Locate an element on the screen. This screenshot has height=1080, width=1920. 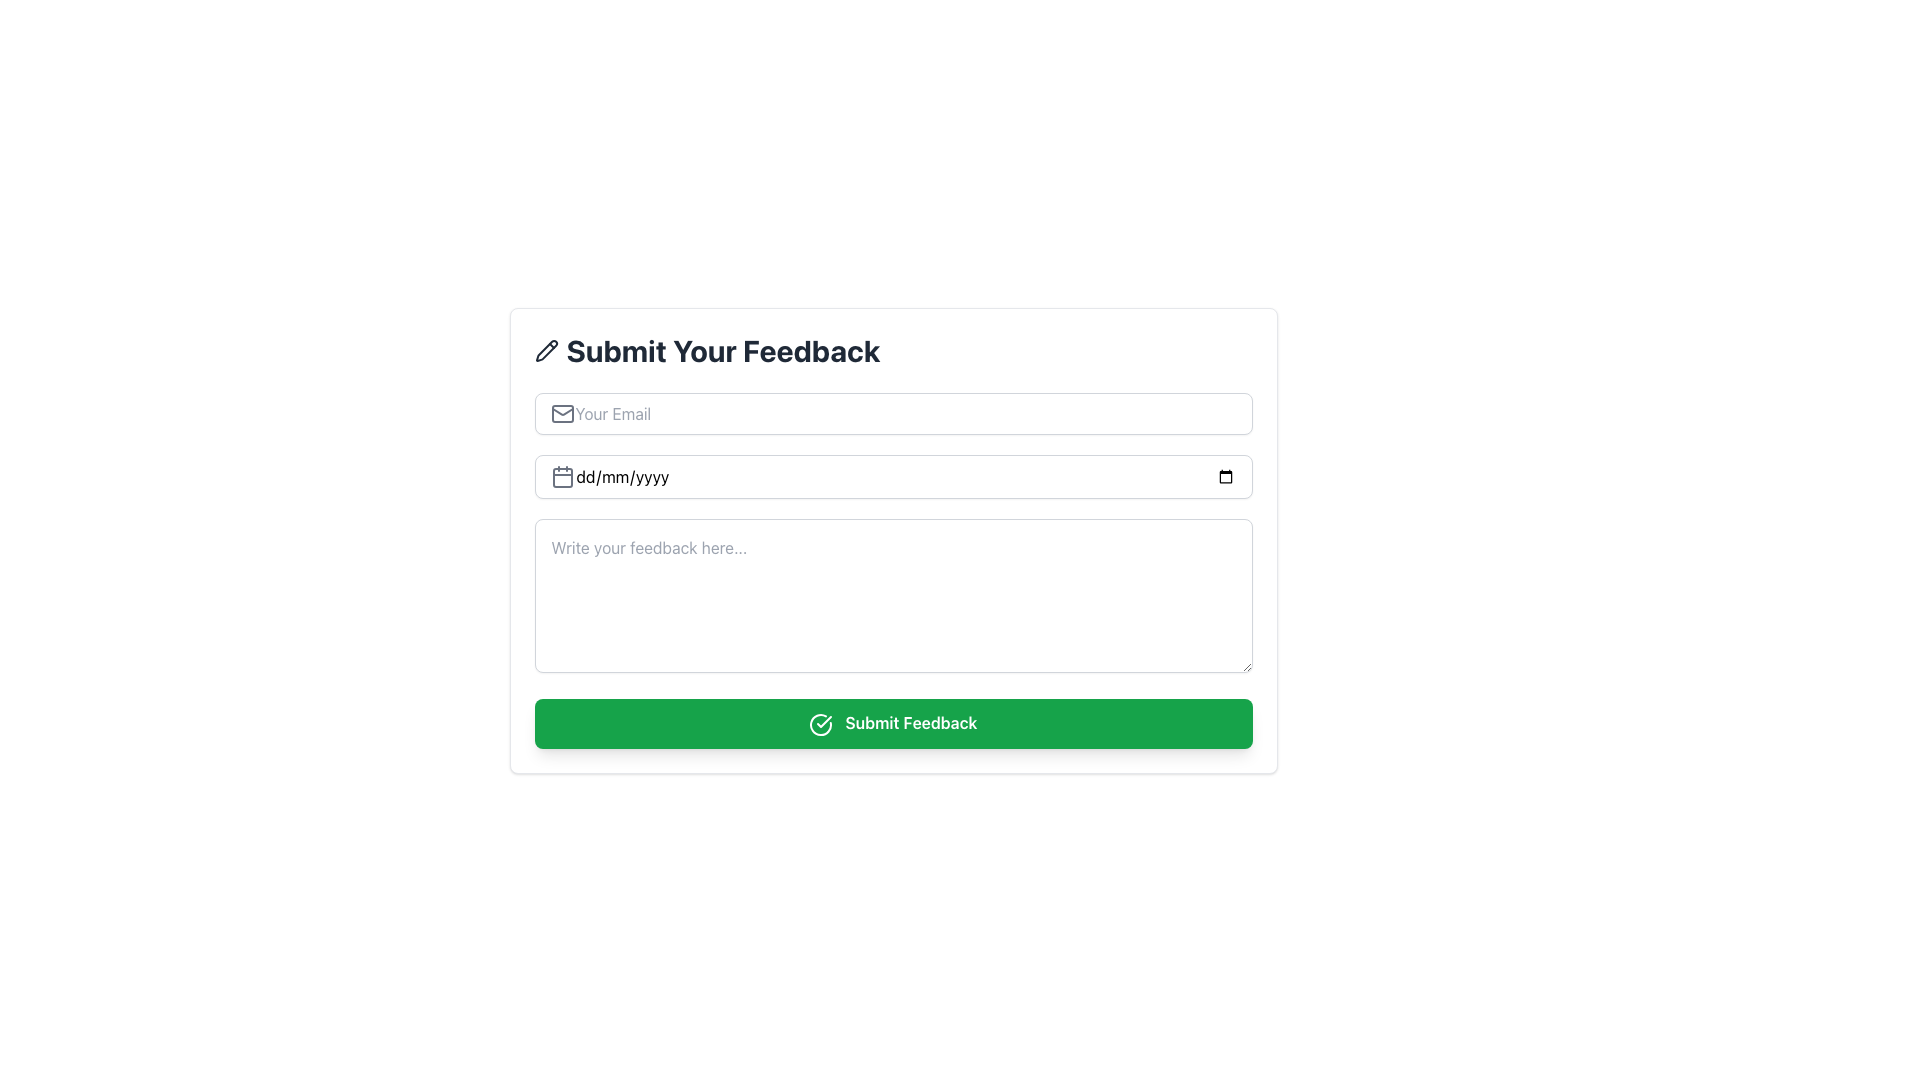
the decorative graphic element of the envelope or mail icon located to the left of the 'Your Email' text input field at the top-left corner of the feedback submission form is located at coordinates (561, 411).